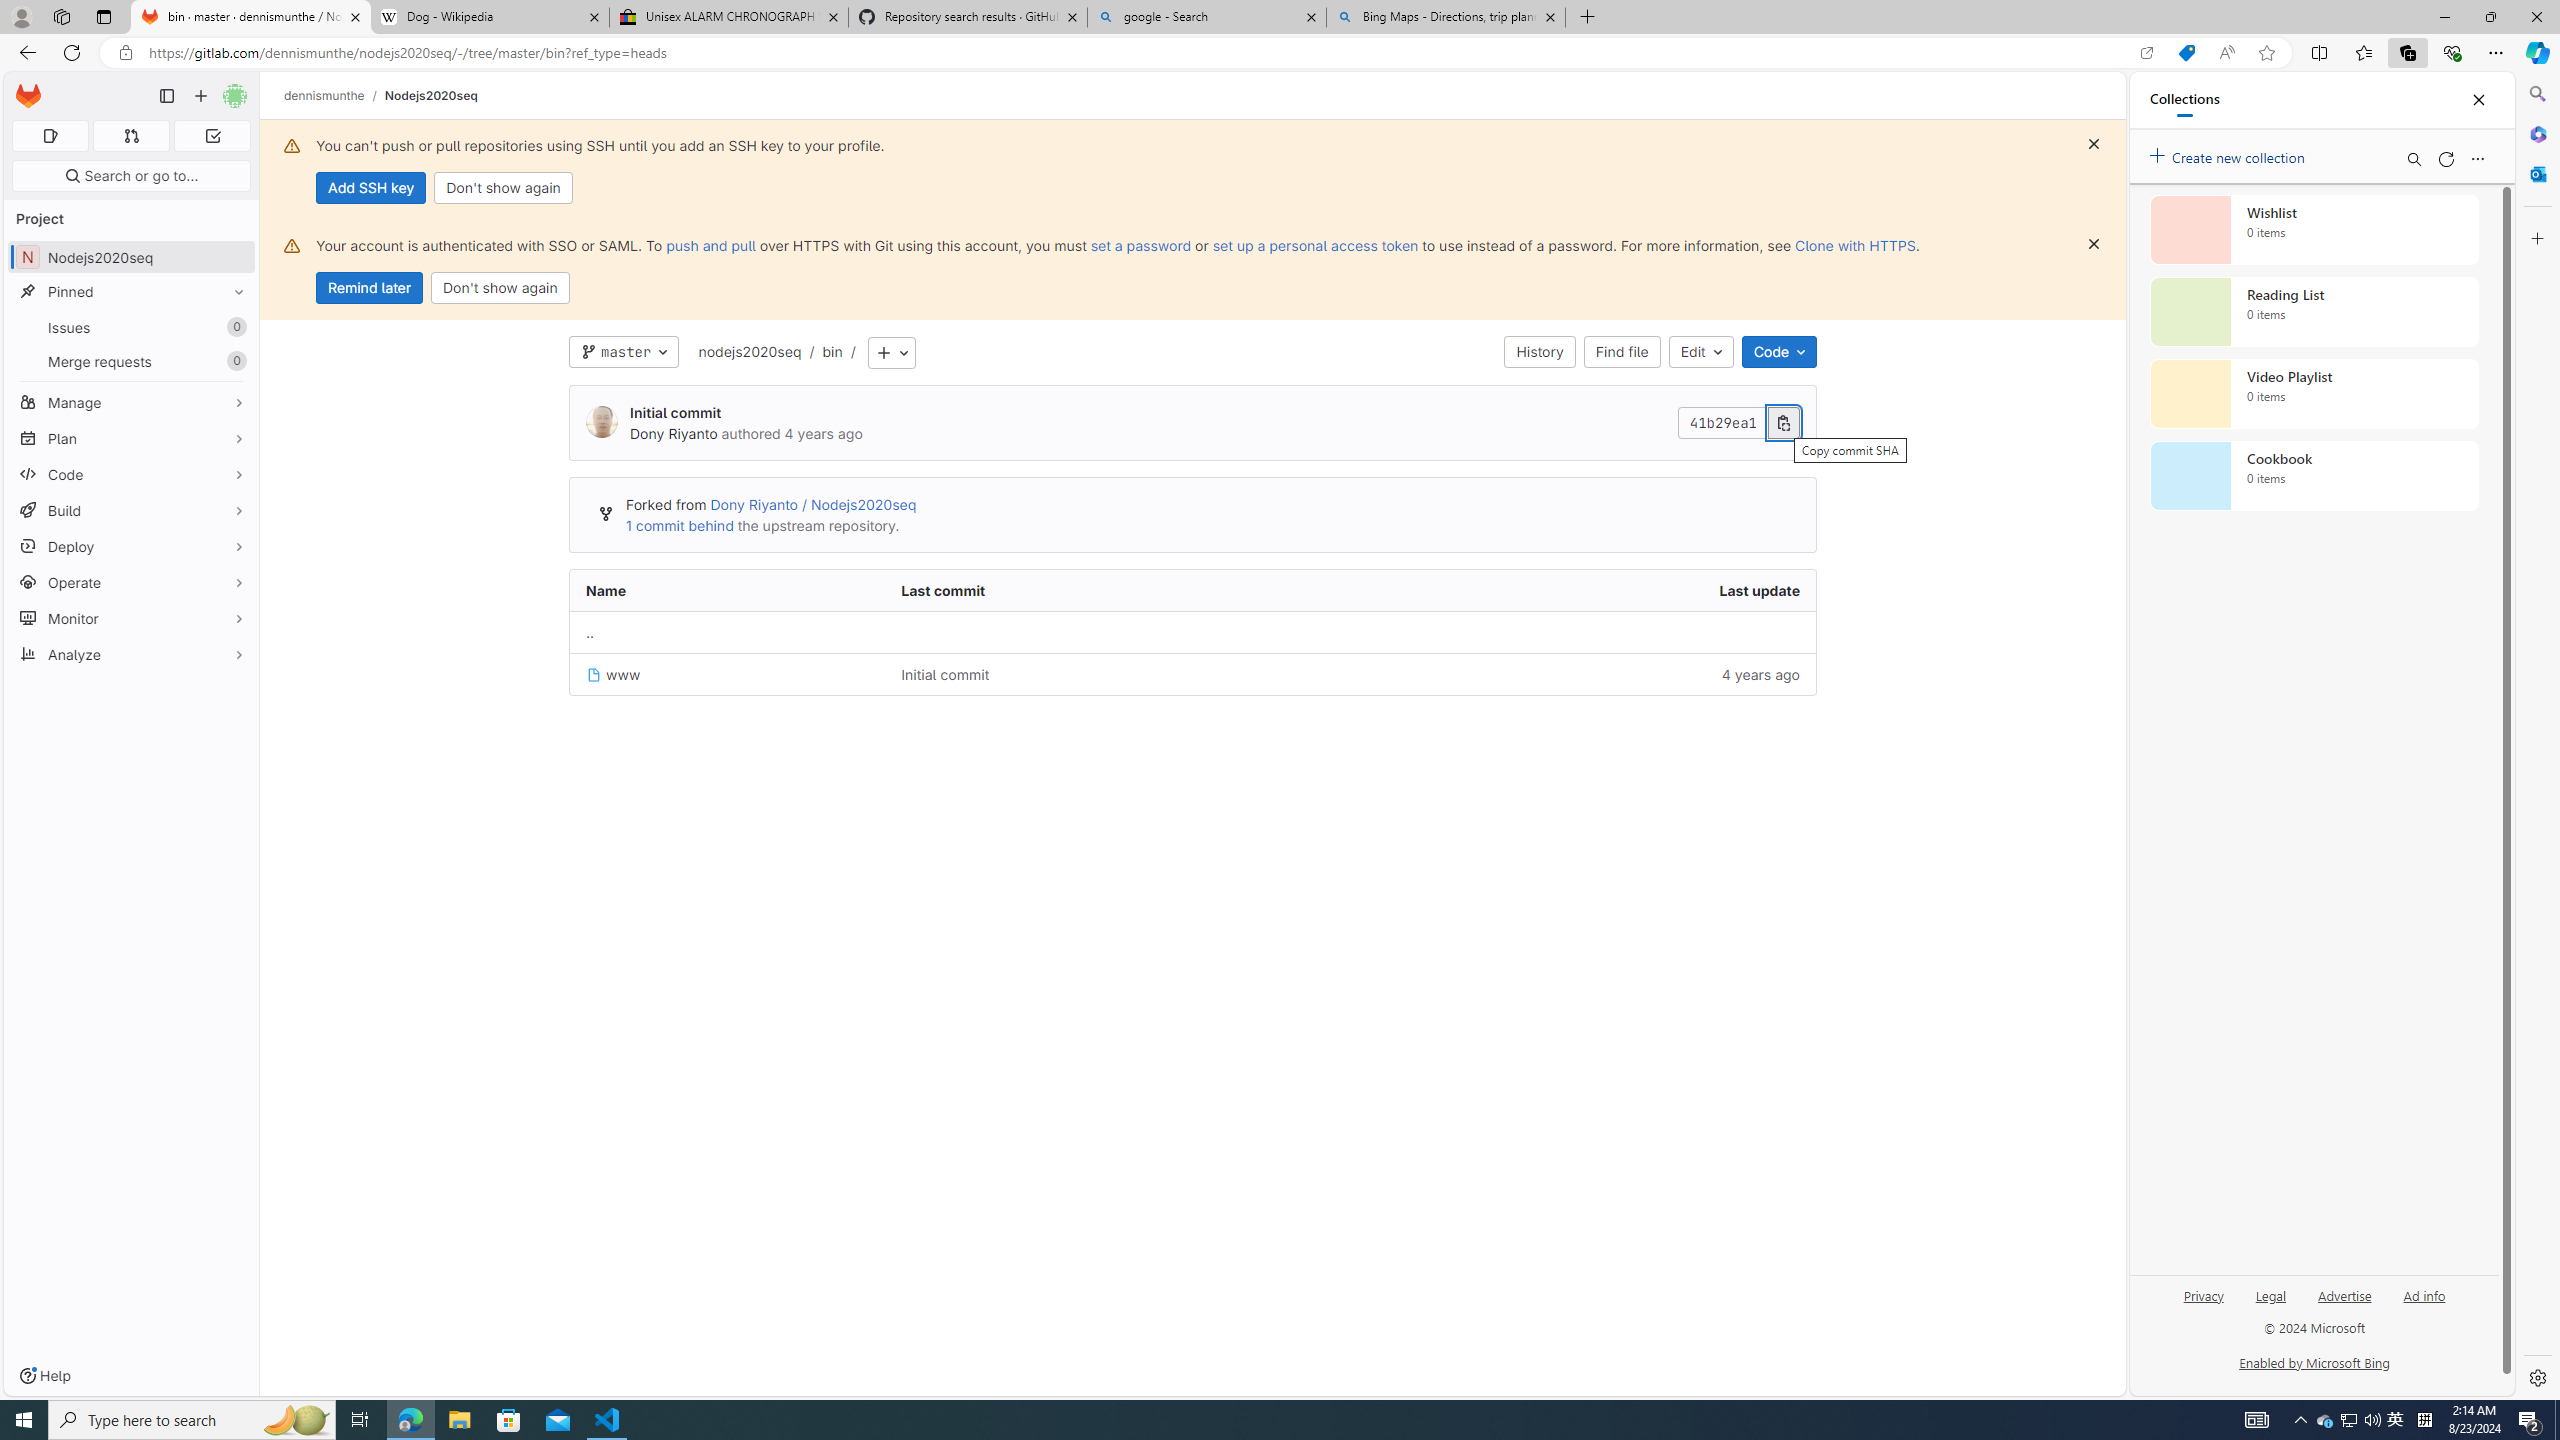  Describe the element at coordinates (1540, 352) in the screenshot. I see `'History'` at that location.